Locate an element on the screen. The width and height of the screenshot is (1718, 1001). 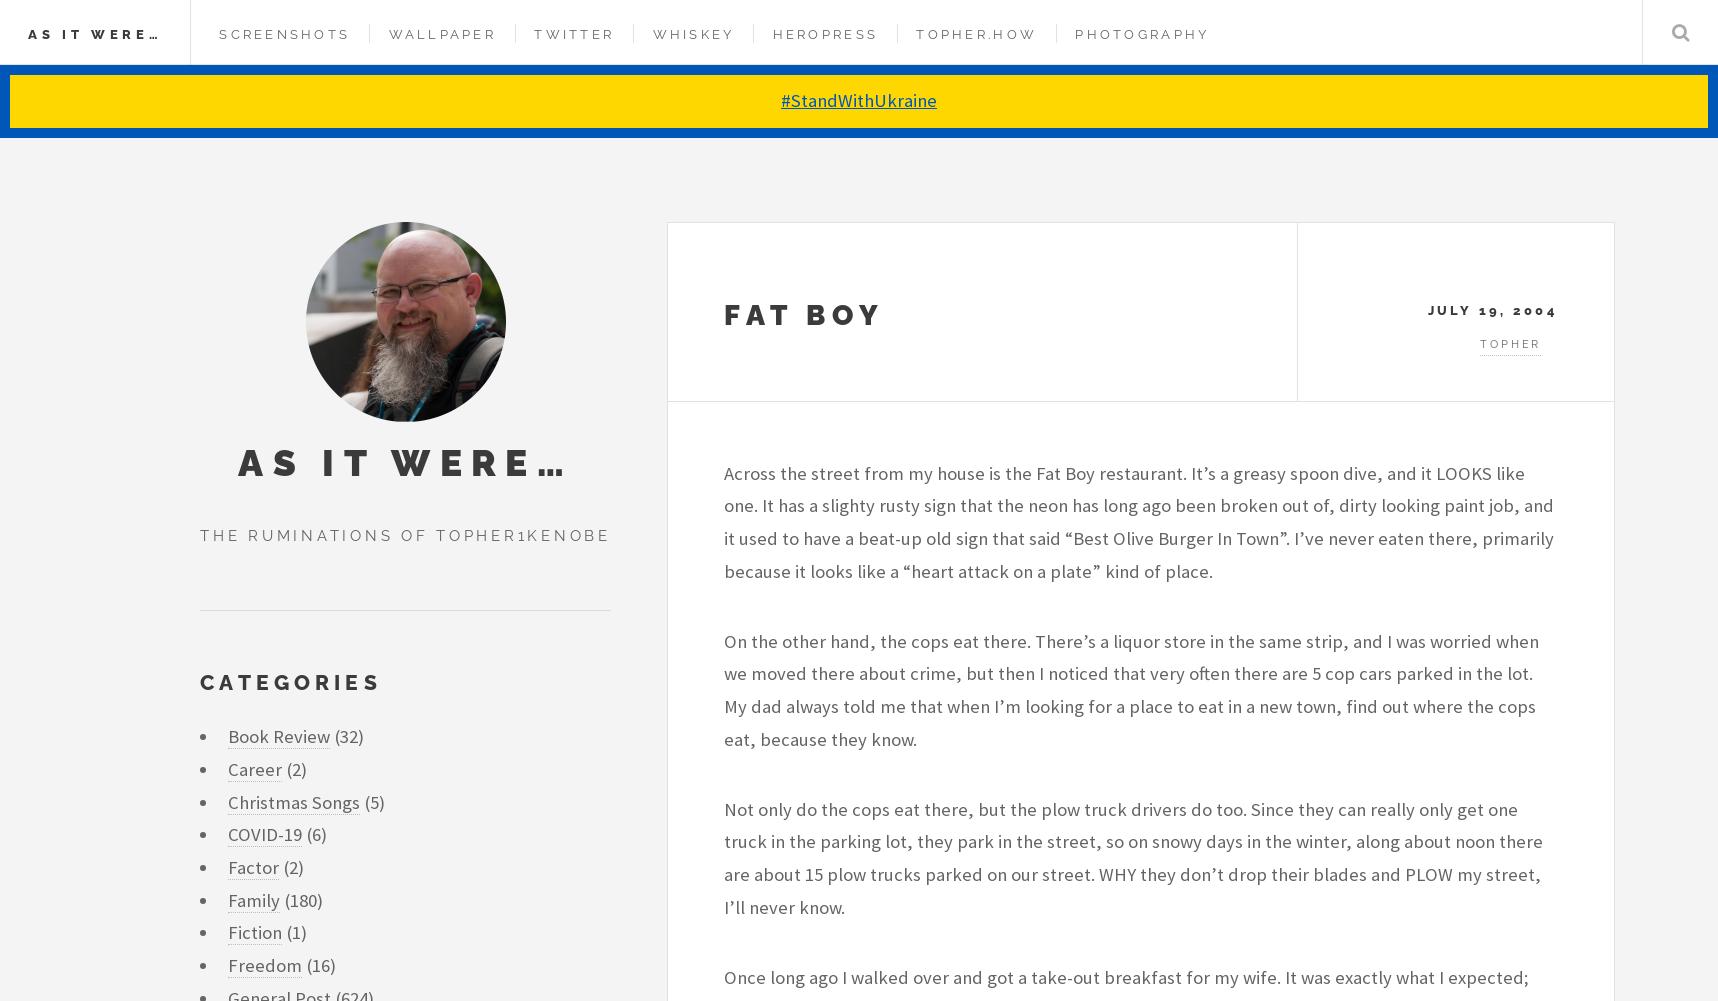
'(1)' is located at coordinates (281, 931).